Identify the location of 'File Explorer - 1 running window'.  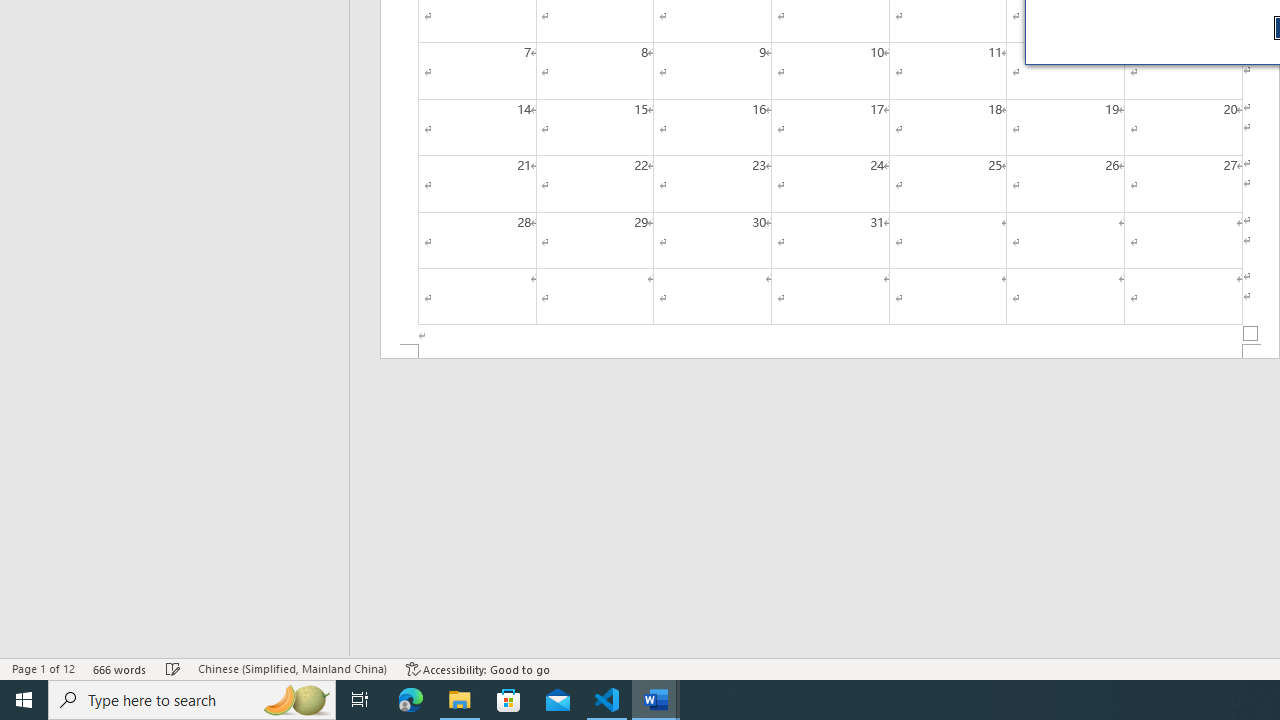
(459, 698).